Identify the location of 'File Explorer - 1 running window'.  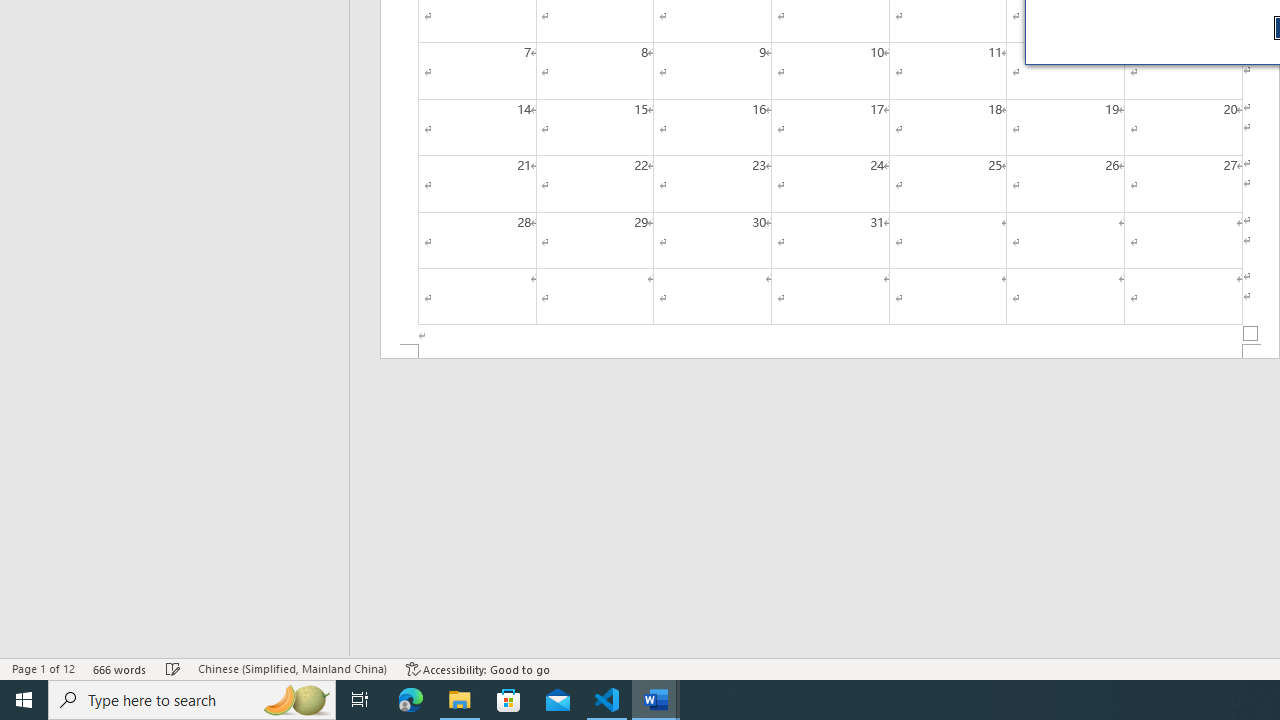
(459, 698).